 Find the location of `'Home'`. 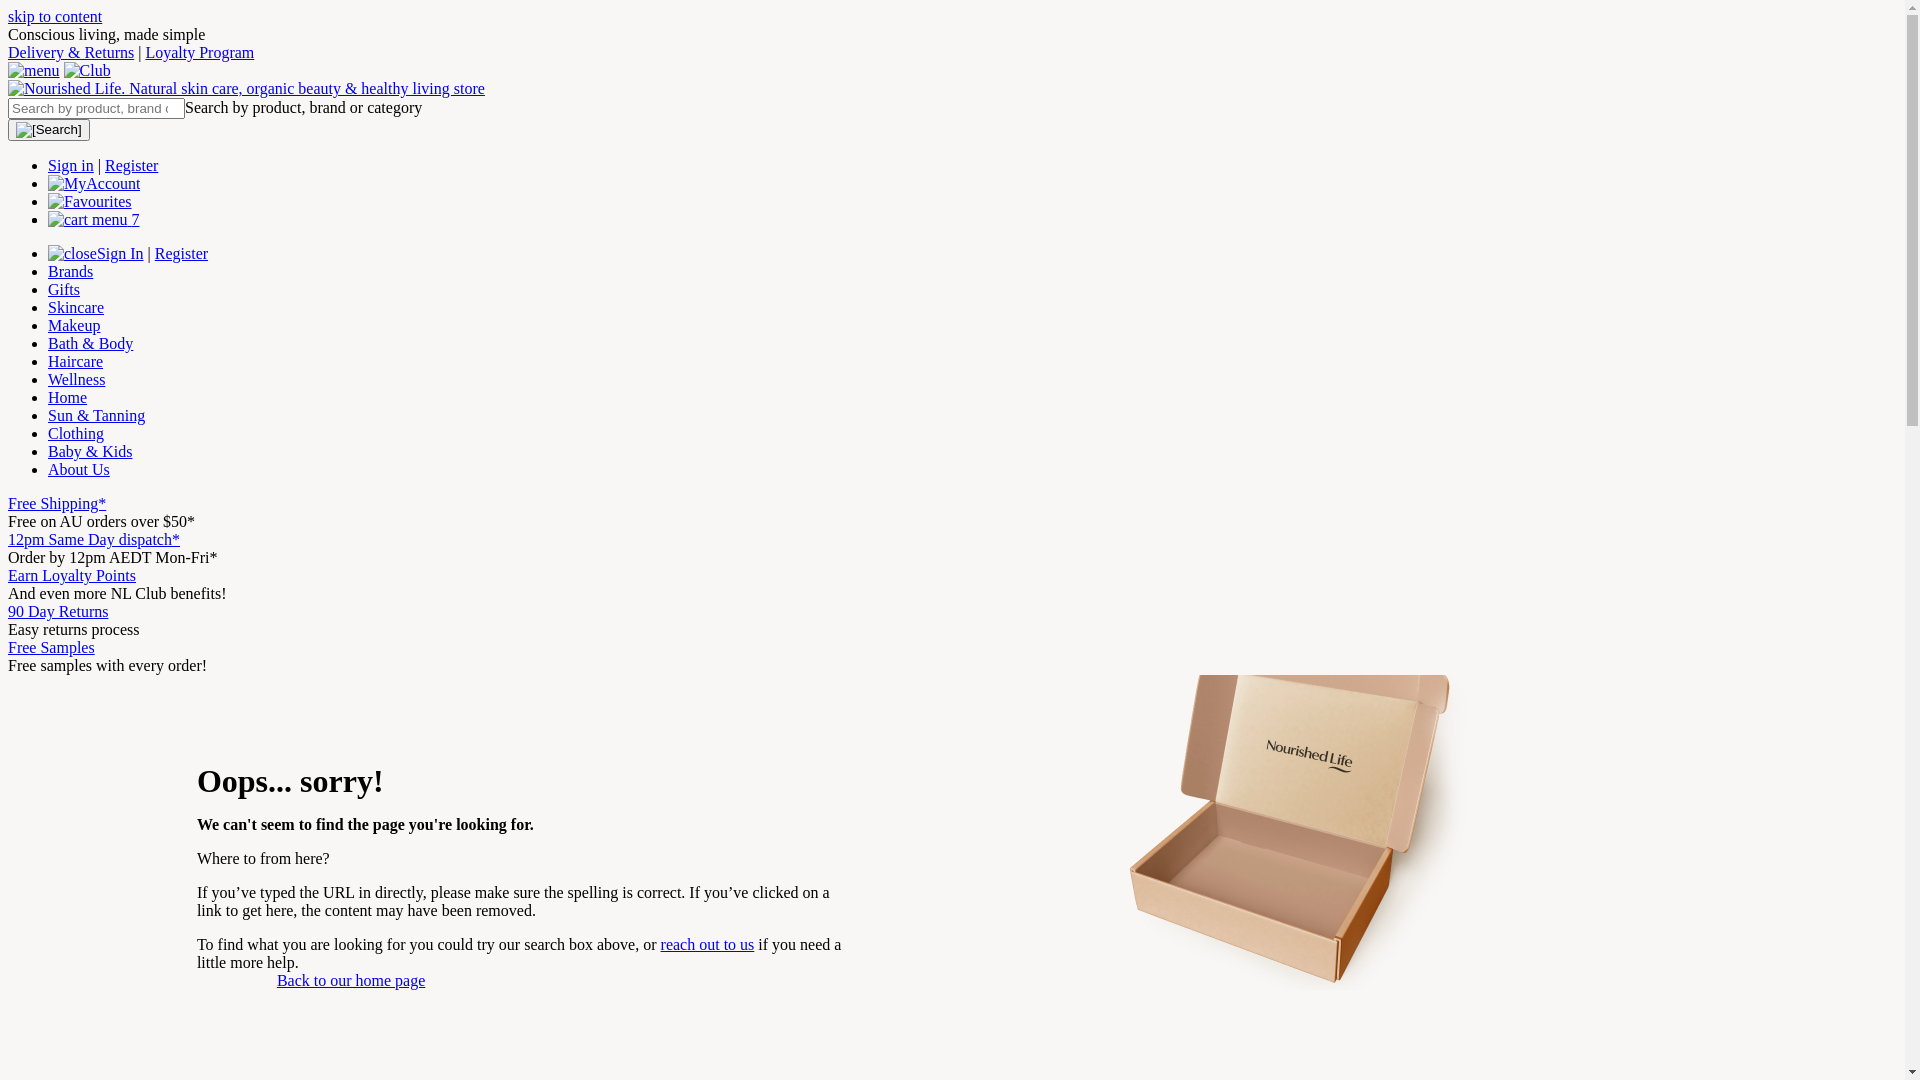

'Home' is located at coordinates (67, 397).